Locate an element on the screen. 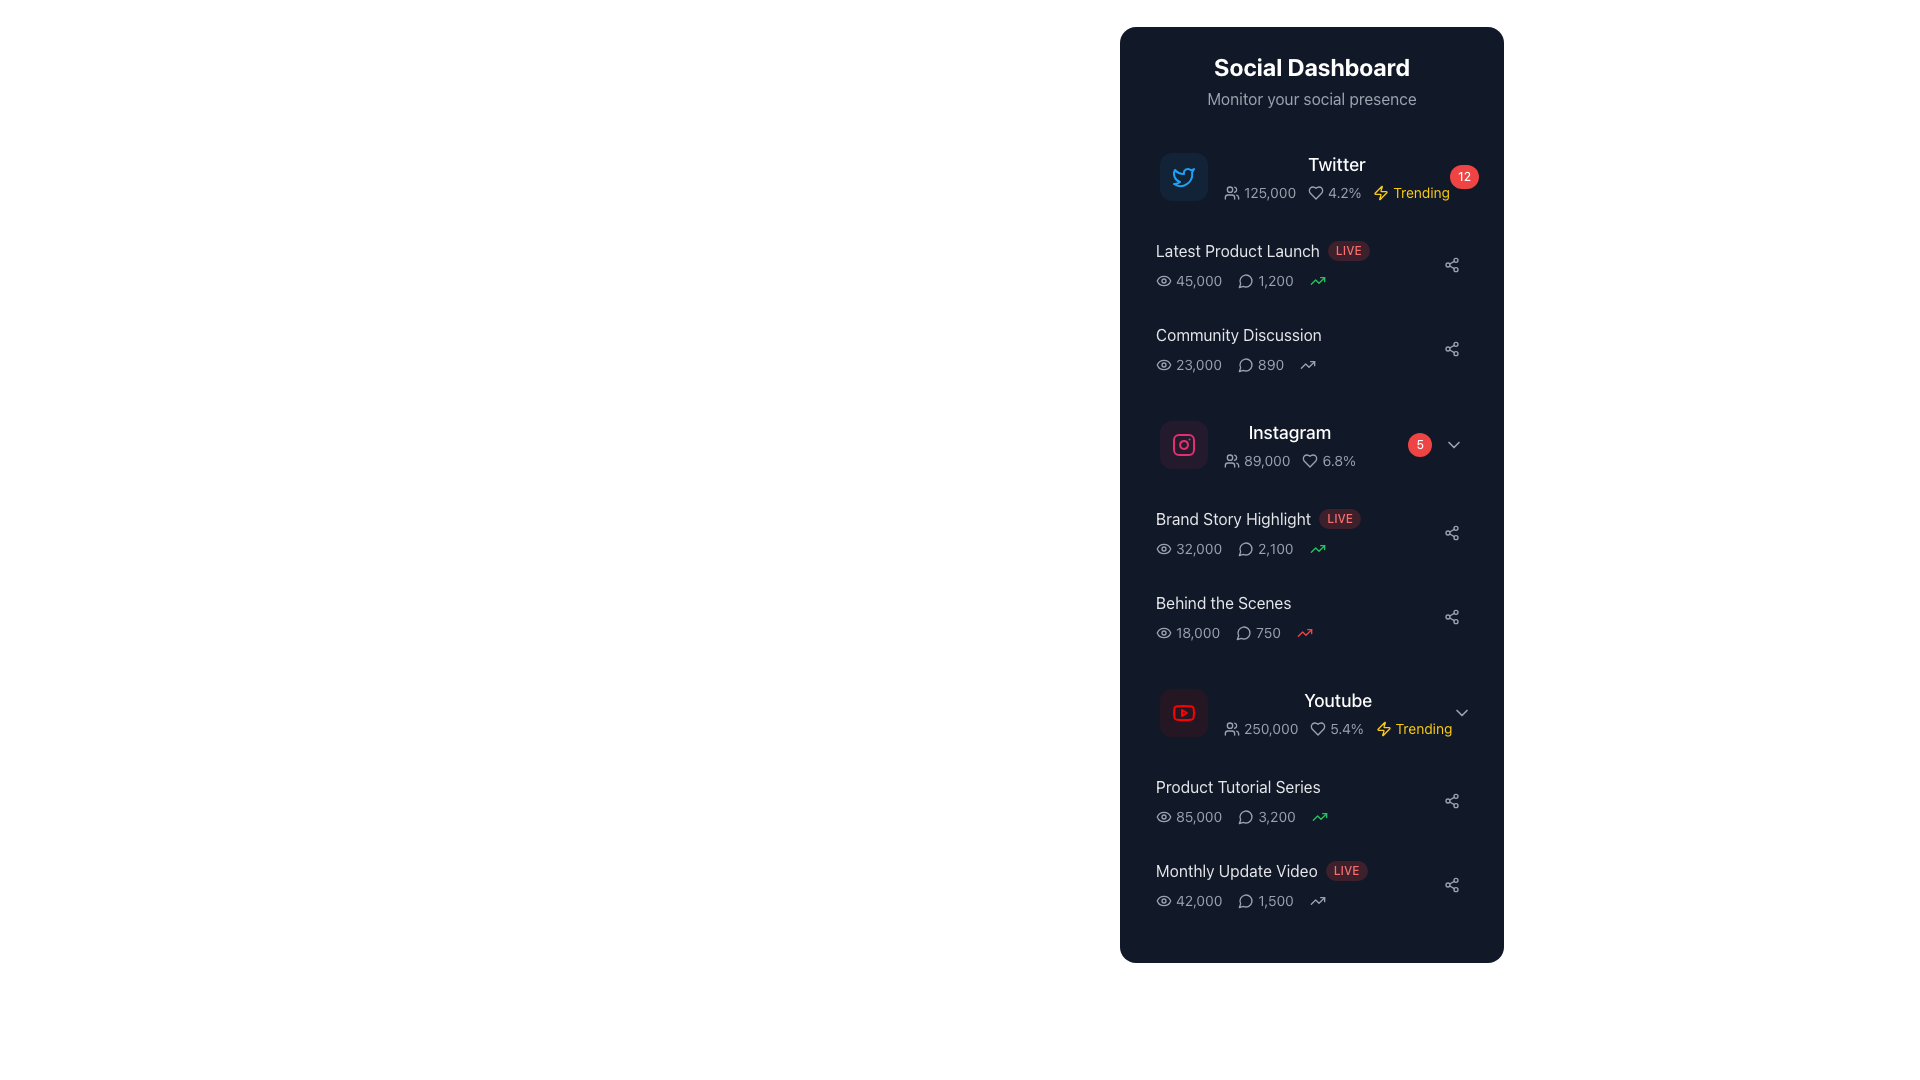 The image size is (1920, 1080). the text label displaying the numeric value '125,000' which is styled in a small, gray font and is accompanied by an icon of a silhouette of two people to the left, located in the Twitter metrics section of the Social Dashboard is located at coordinates (1259, 192).